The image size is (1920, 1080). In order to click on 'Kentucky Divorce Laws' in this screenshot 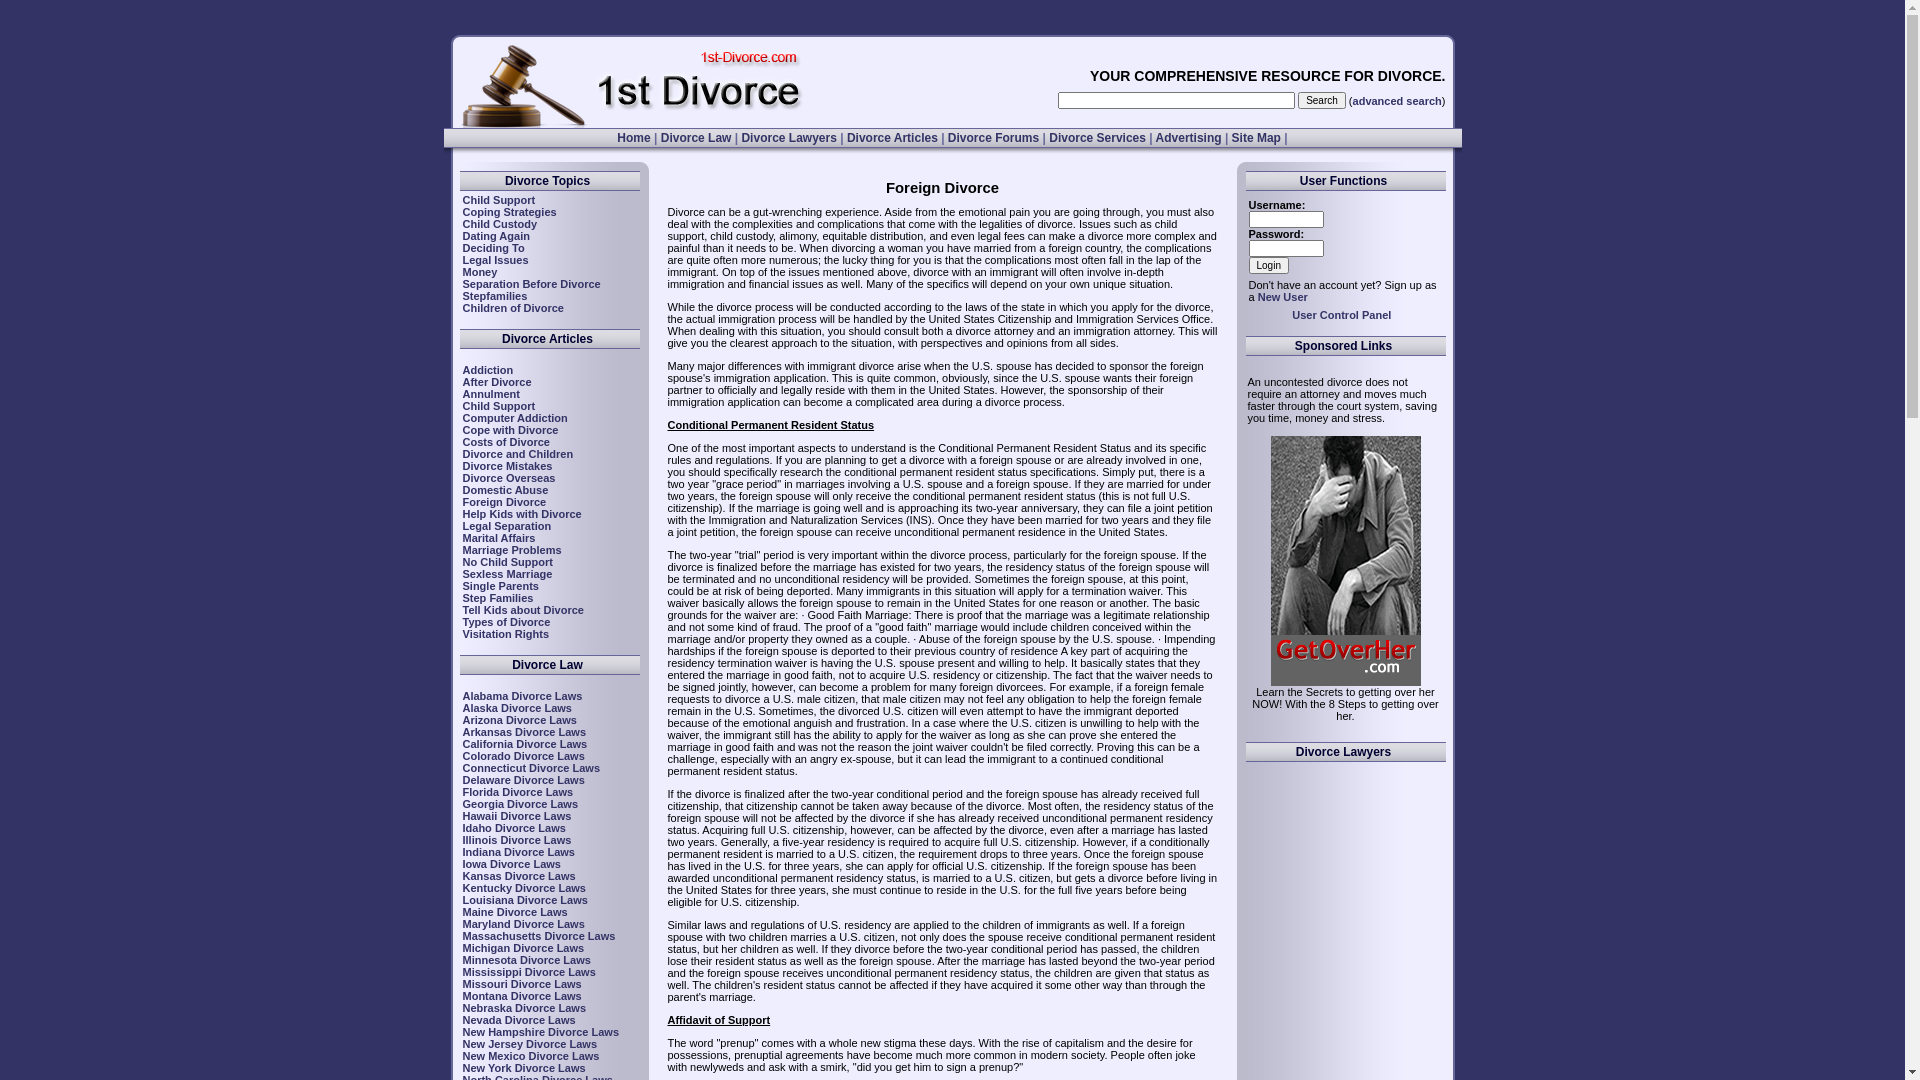, I will do `click(523, 886)`.